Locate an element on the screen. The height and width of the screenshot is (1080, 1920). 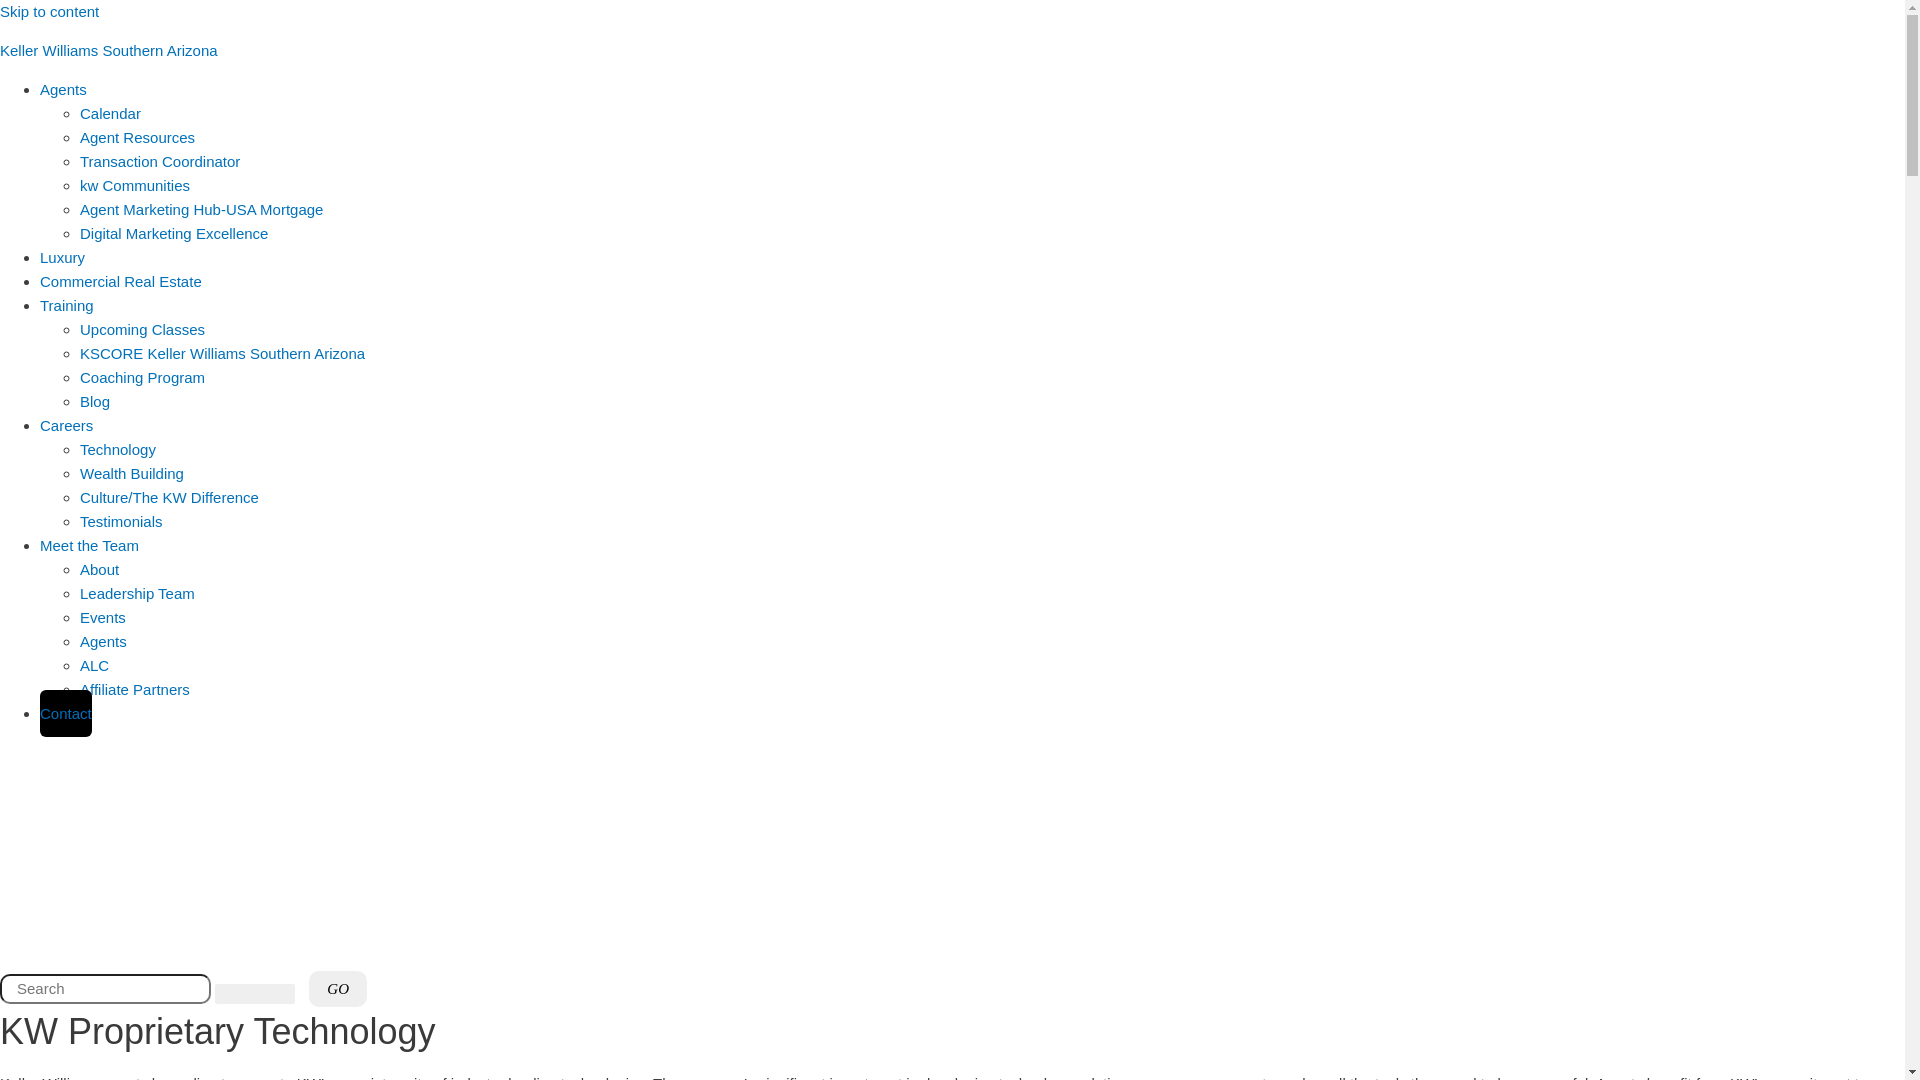
'Culture/The KW Difference' is located at coordinates (169, 496).